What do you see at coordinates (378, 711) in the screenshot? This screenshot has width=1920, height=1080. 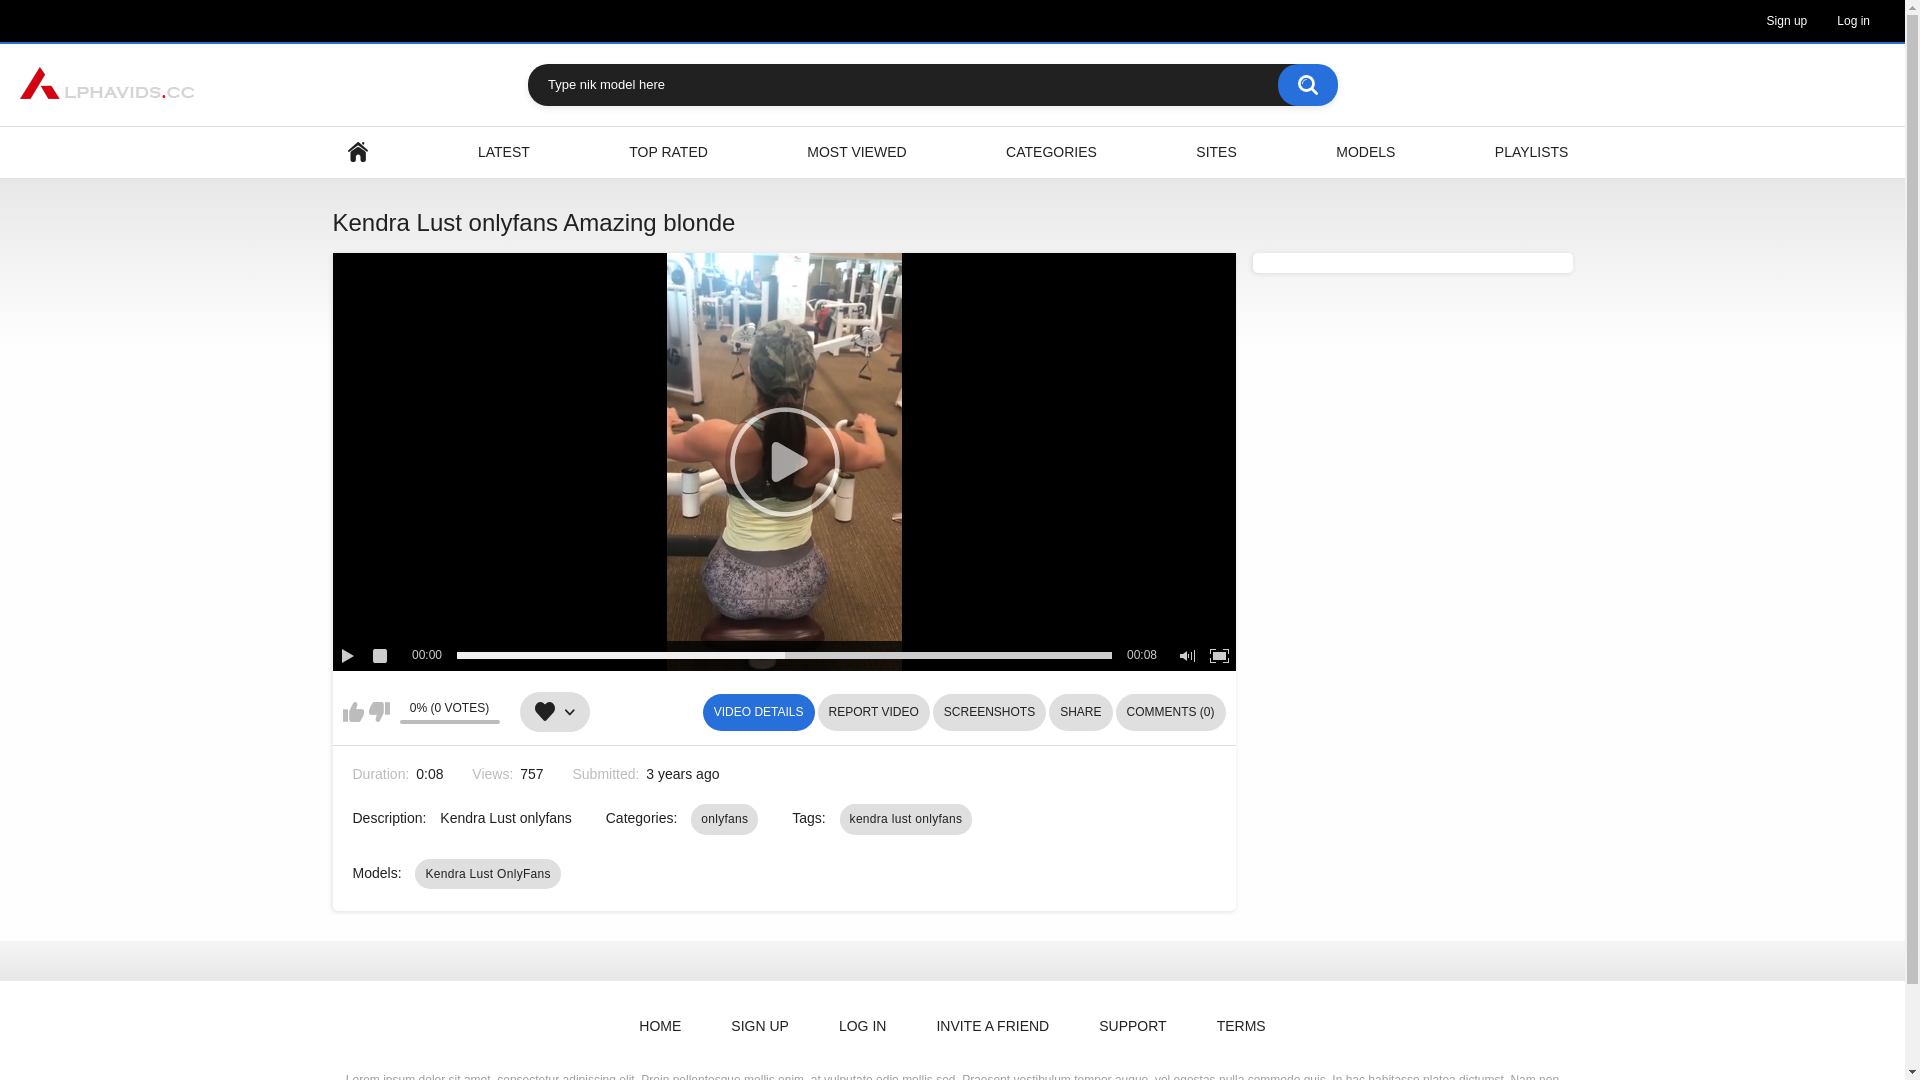 I see `'I don't like this video'` at bounding box center [378, 711].